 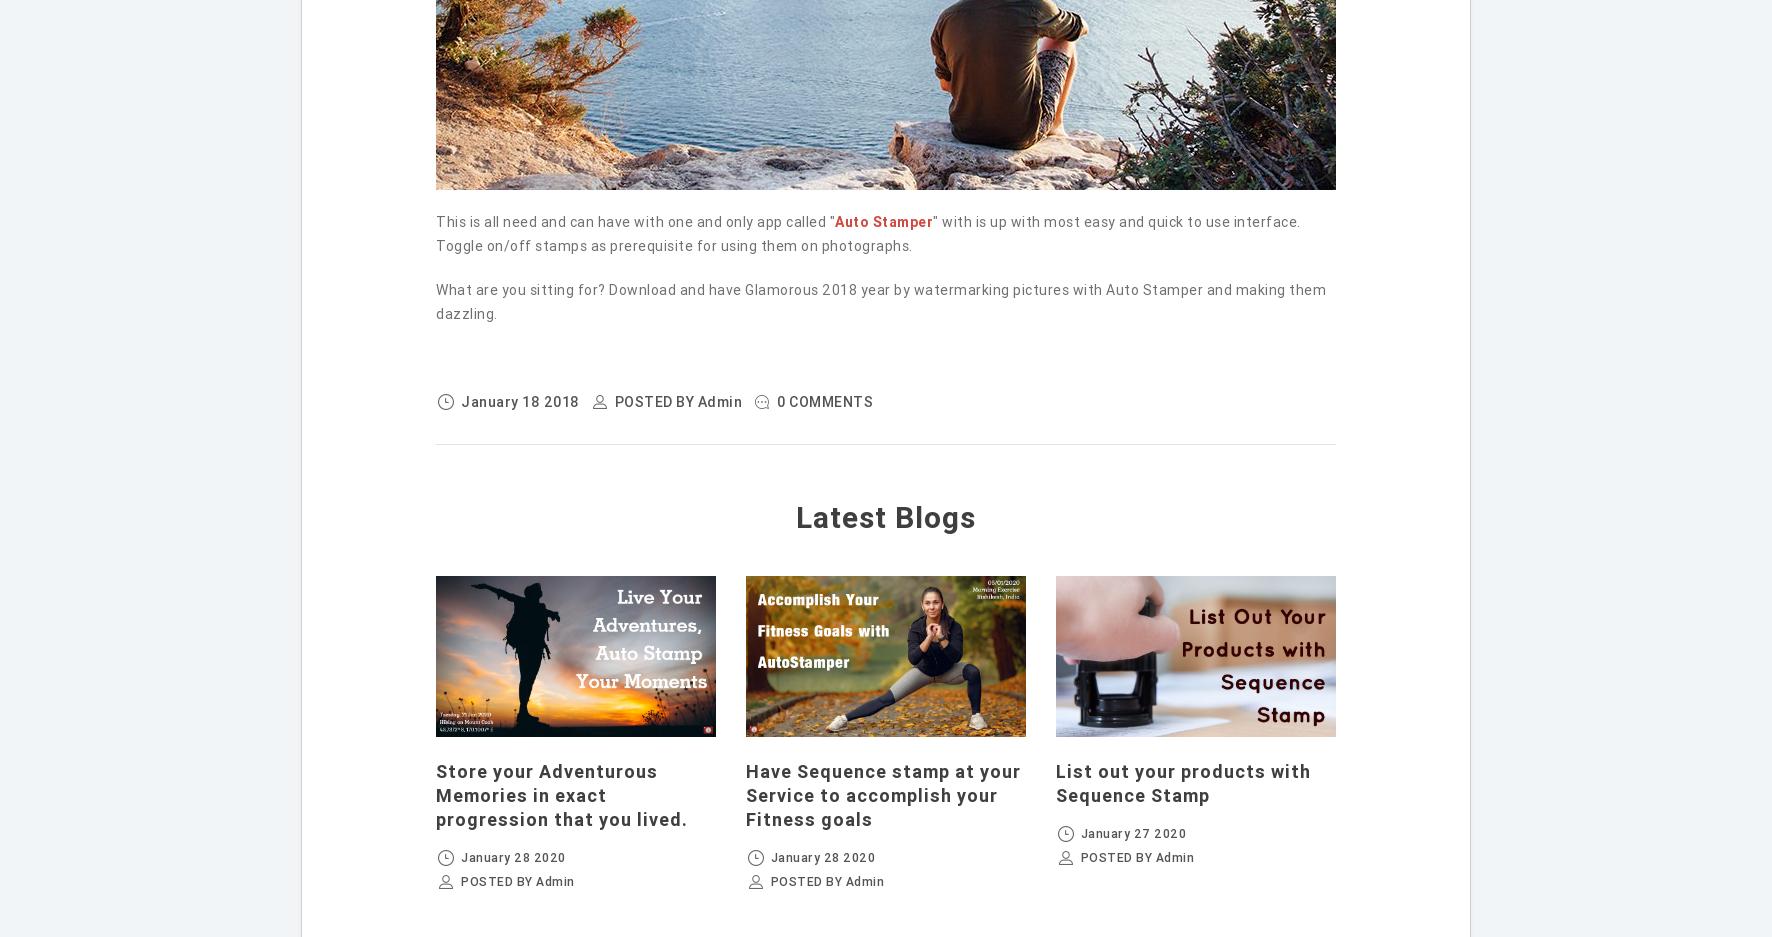 What do you see at coordinates (635, 220) in the screenshot?
I see `'This is all need and can have with one and only app called "'` at bounding box center [635, 220].